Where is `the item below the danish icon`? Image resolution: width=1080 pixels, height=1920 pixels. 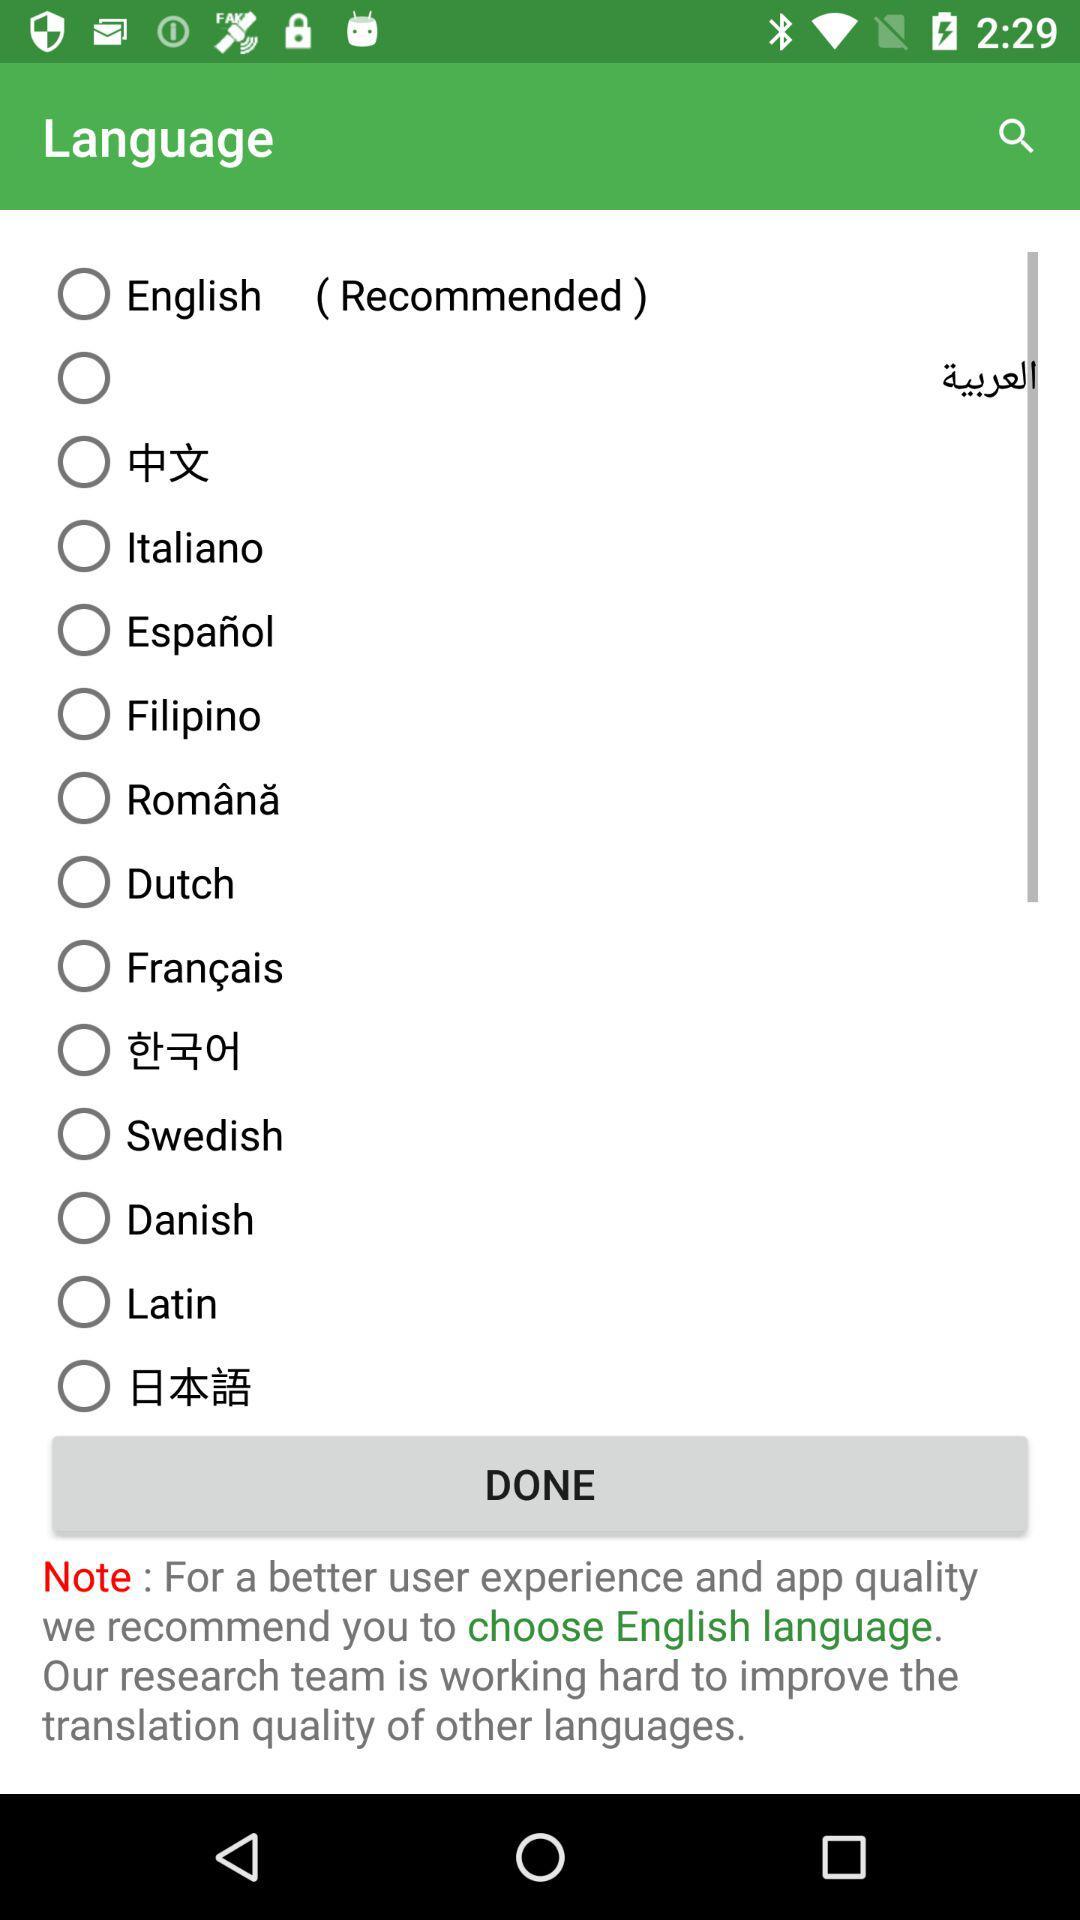
the item below the danish icon is located at coordinates (540, 1301).